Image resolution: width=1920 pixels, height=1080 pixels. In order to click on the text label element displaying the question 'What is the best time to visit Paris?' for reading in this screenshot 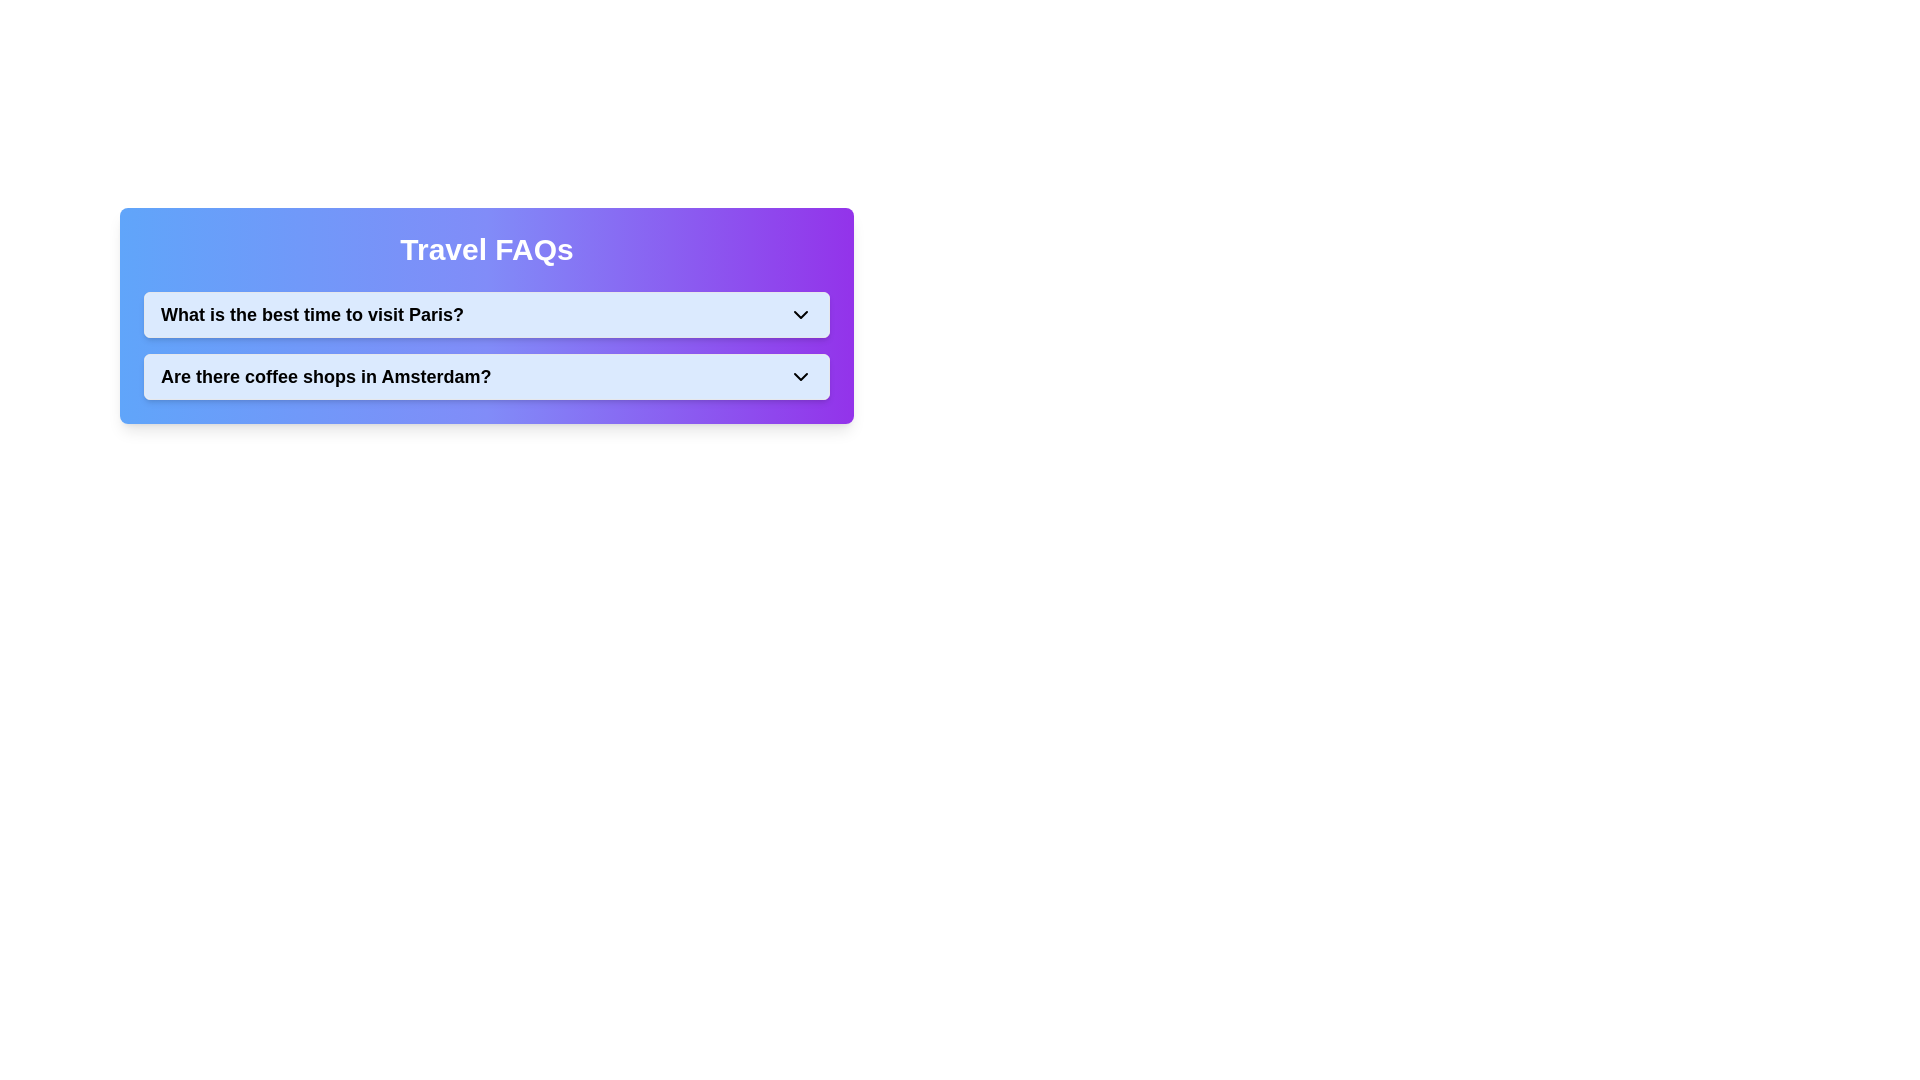, I will do `click(311, 315)`.